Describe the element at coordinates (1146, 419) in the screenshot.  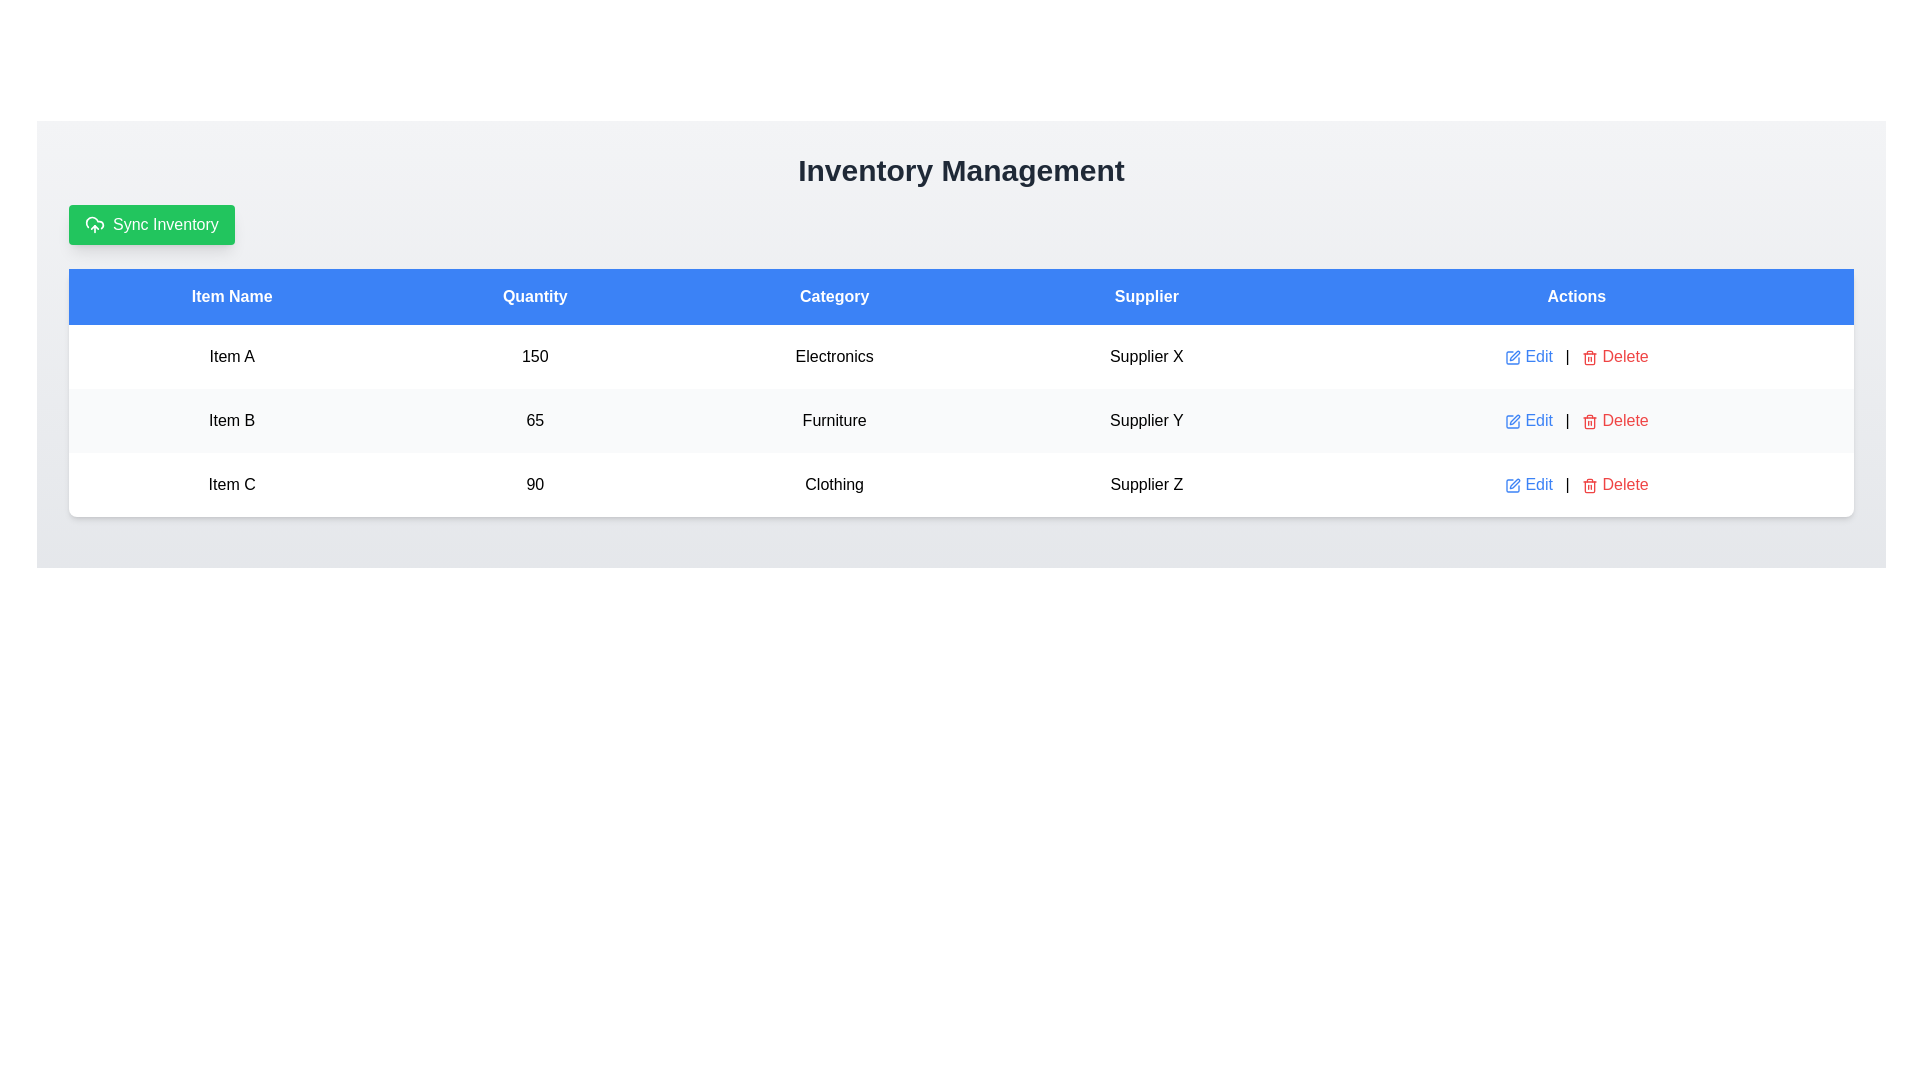
I see `the text label displaying the supplier name for the 'Furniture' category in the second row of the table` at that location.